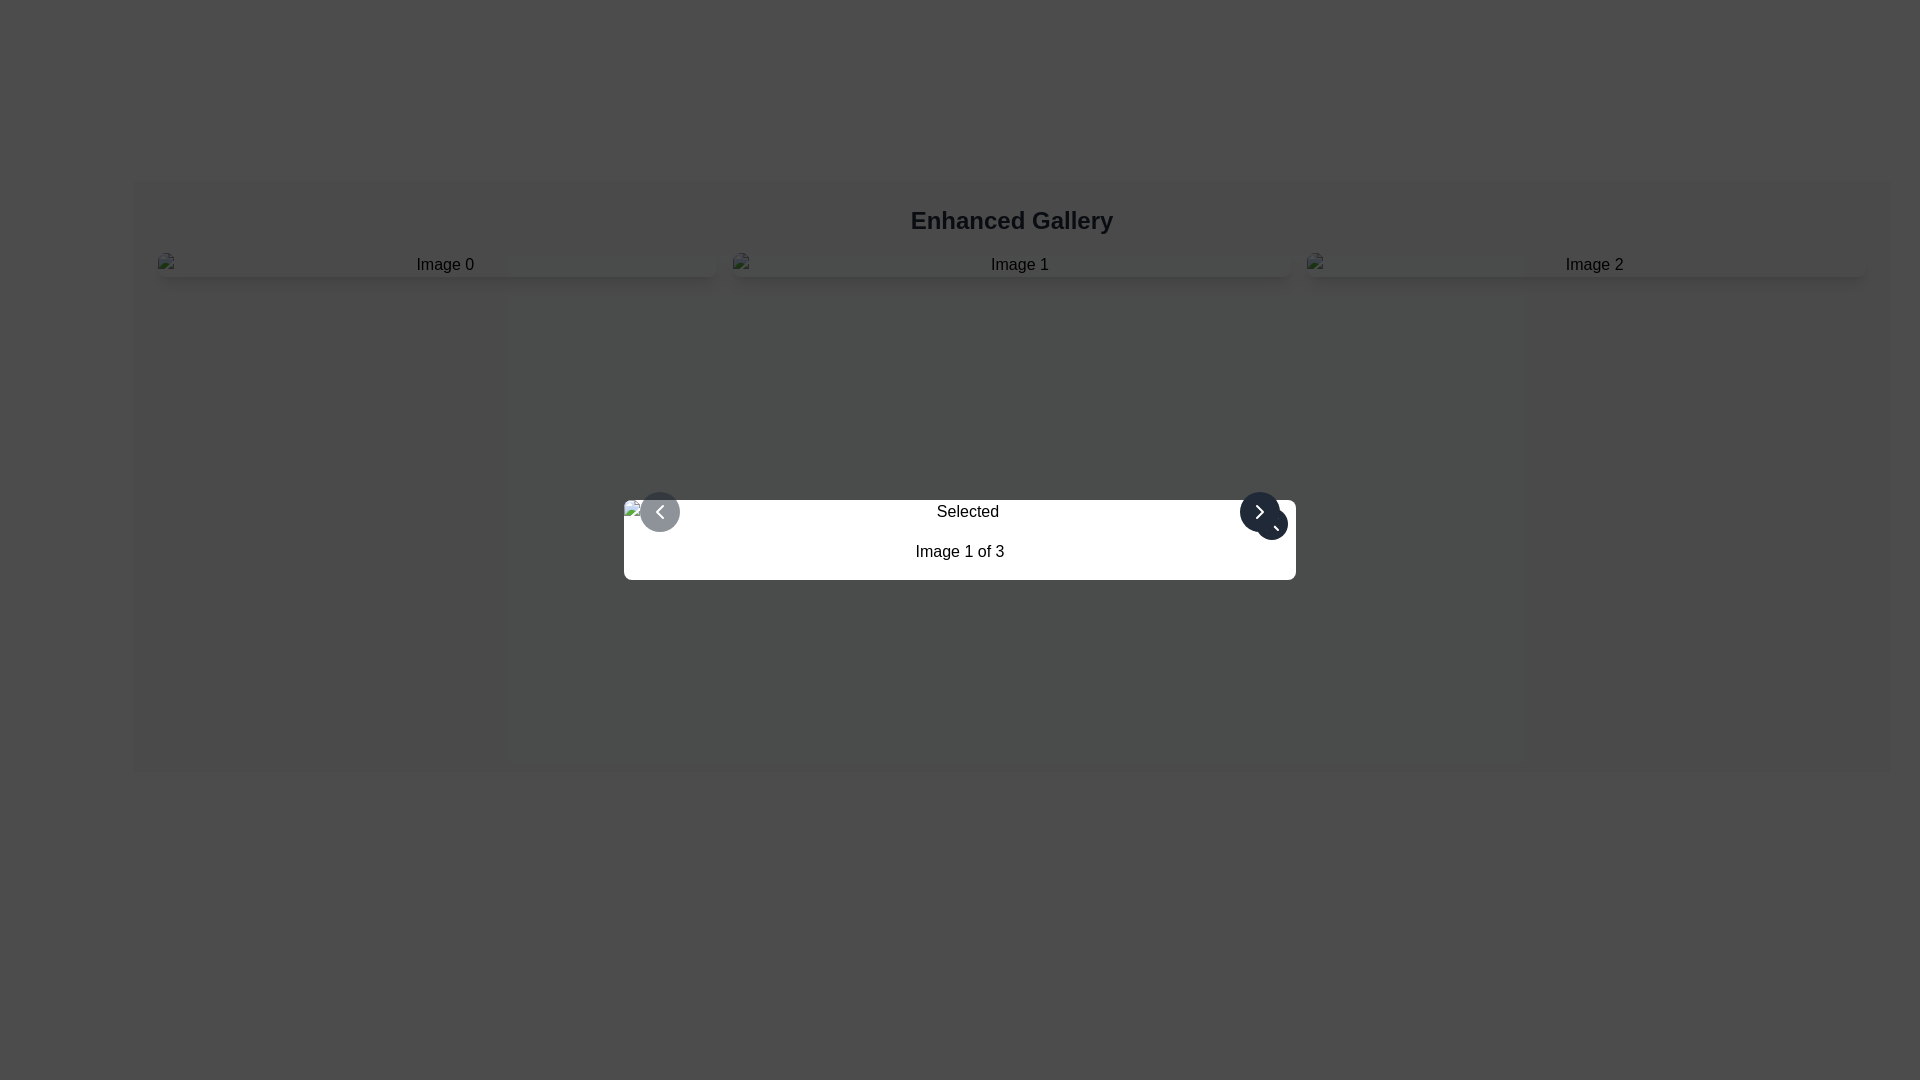  I want to click on the center of the second image card in the gallery, so click(1012, 264).